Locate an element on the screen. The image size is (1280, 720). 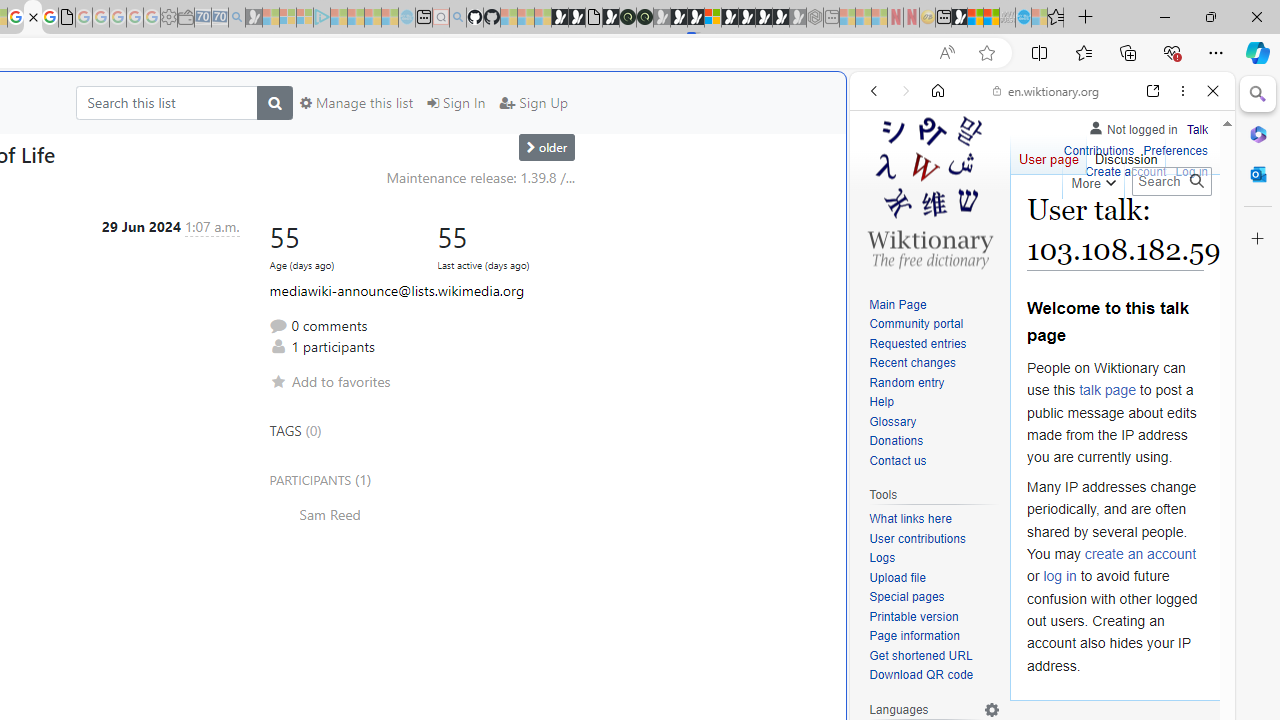
'What links here' is located at coordinates (934, 518).